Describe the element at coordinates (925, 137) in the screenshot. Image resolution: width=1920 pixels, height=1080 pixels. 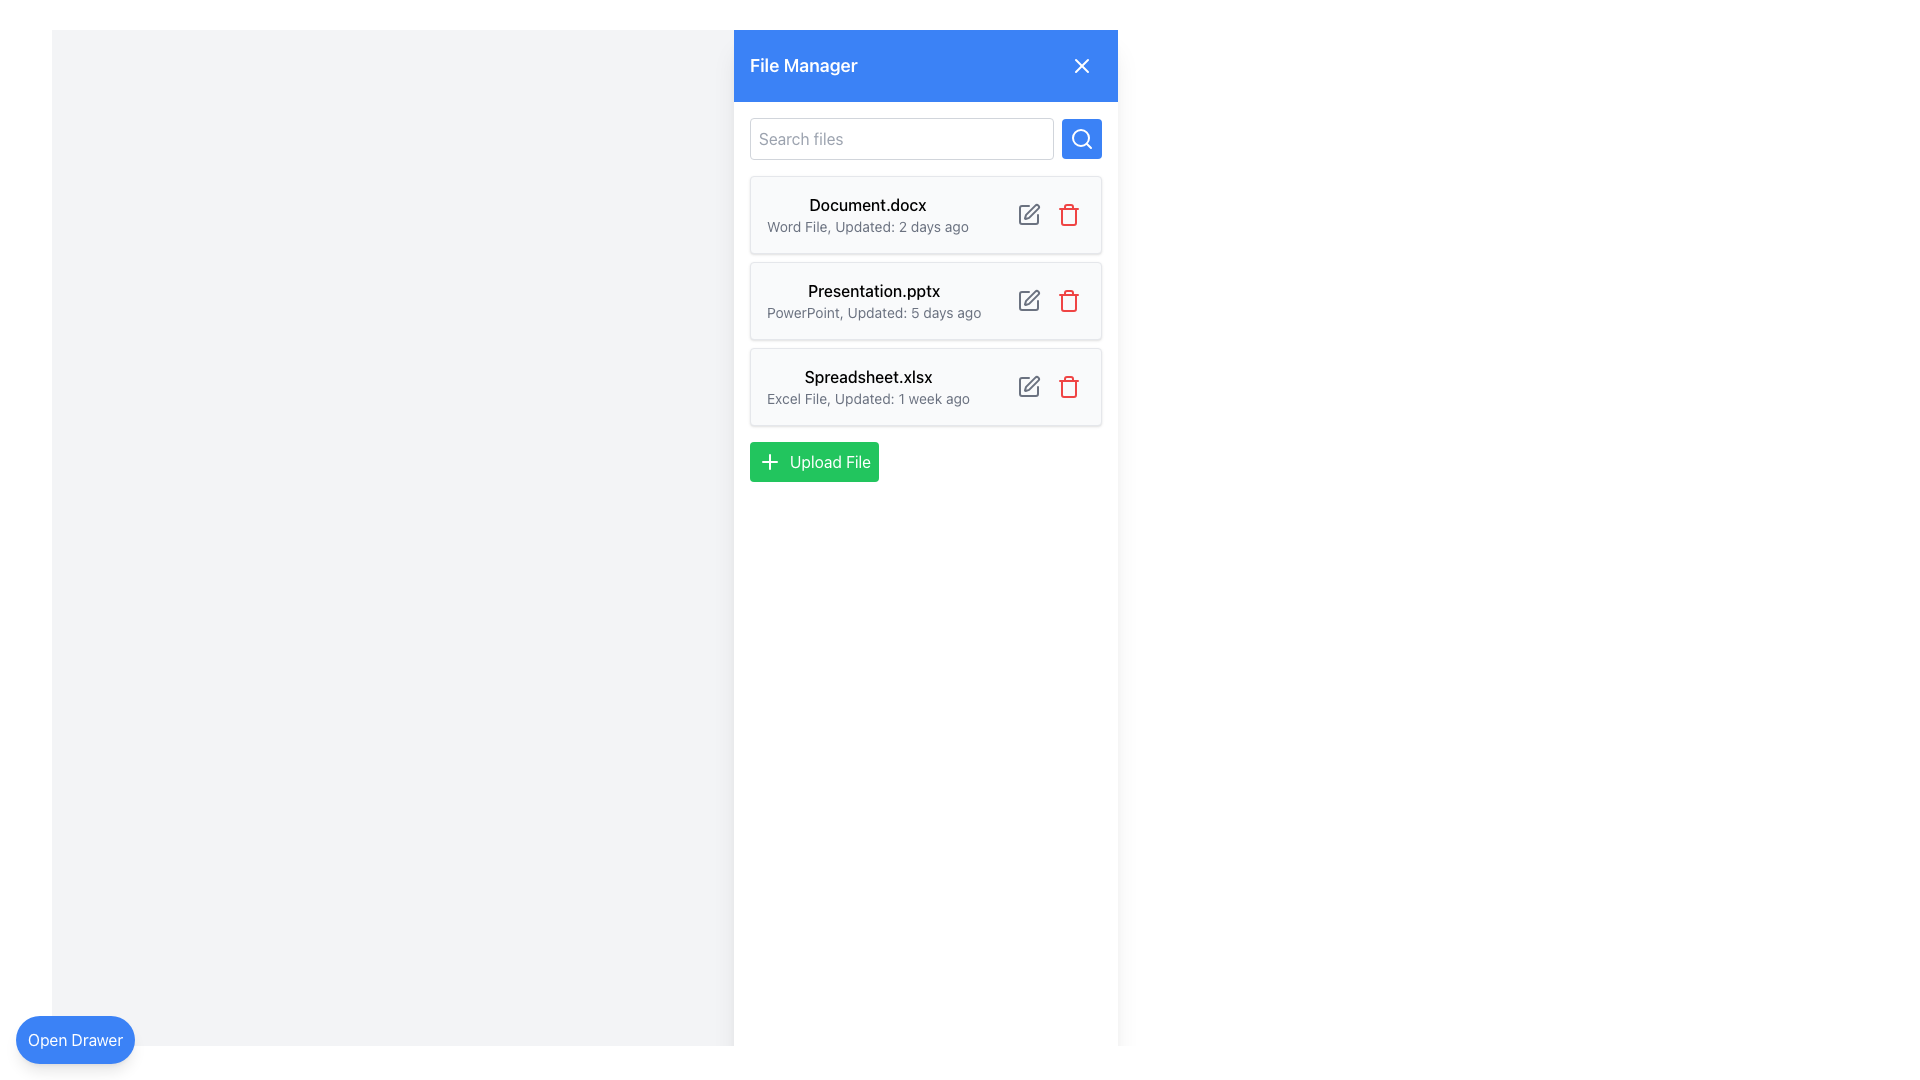
I see `the Search bar located at the top of the file manager panel` at that location.